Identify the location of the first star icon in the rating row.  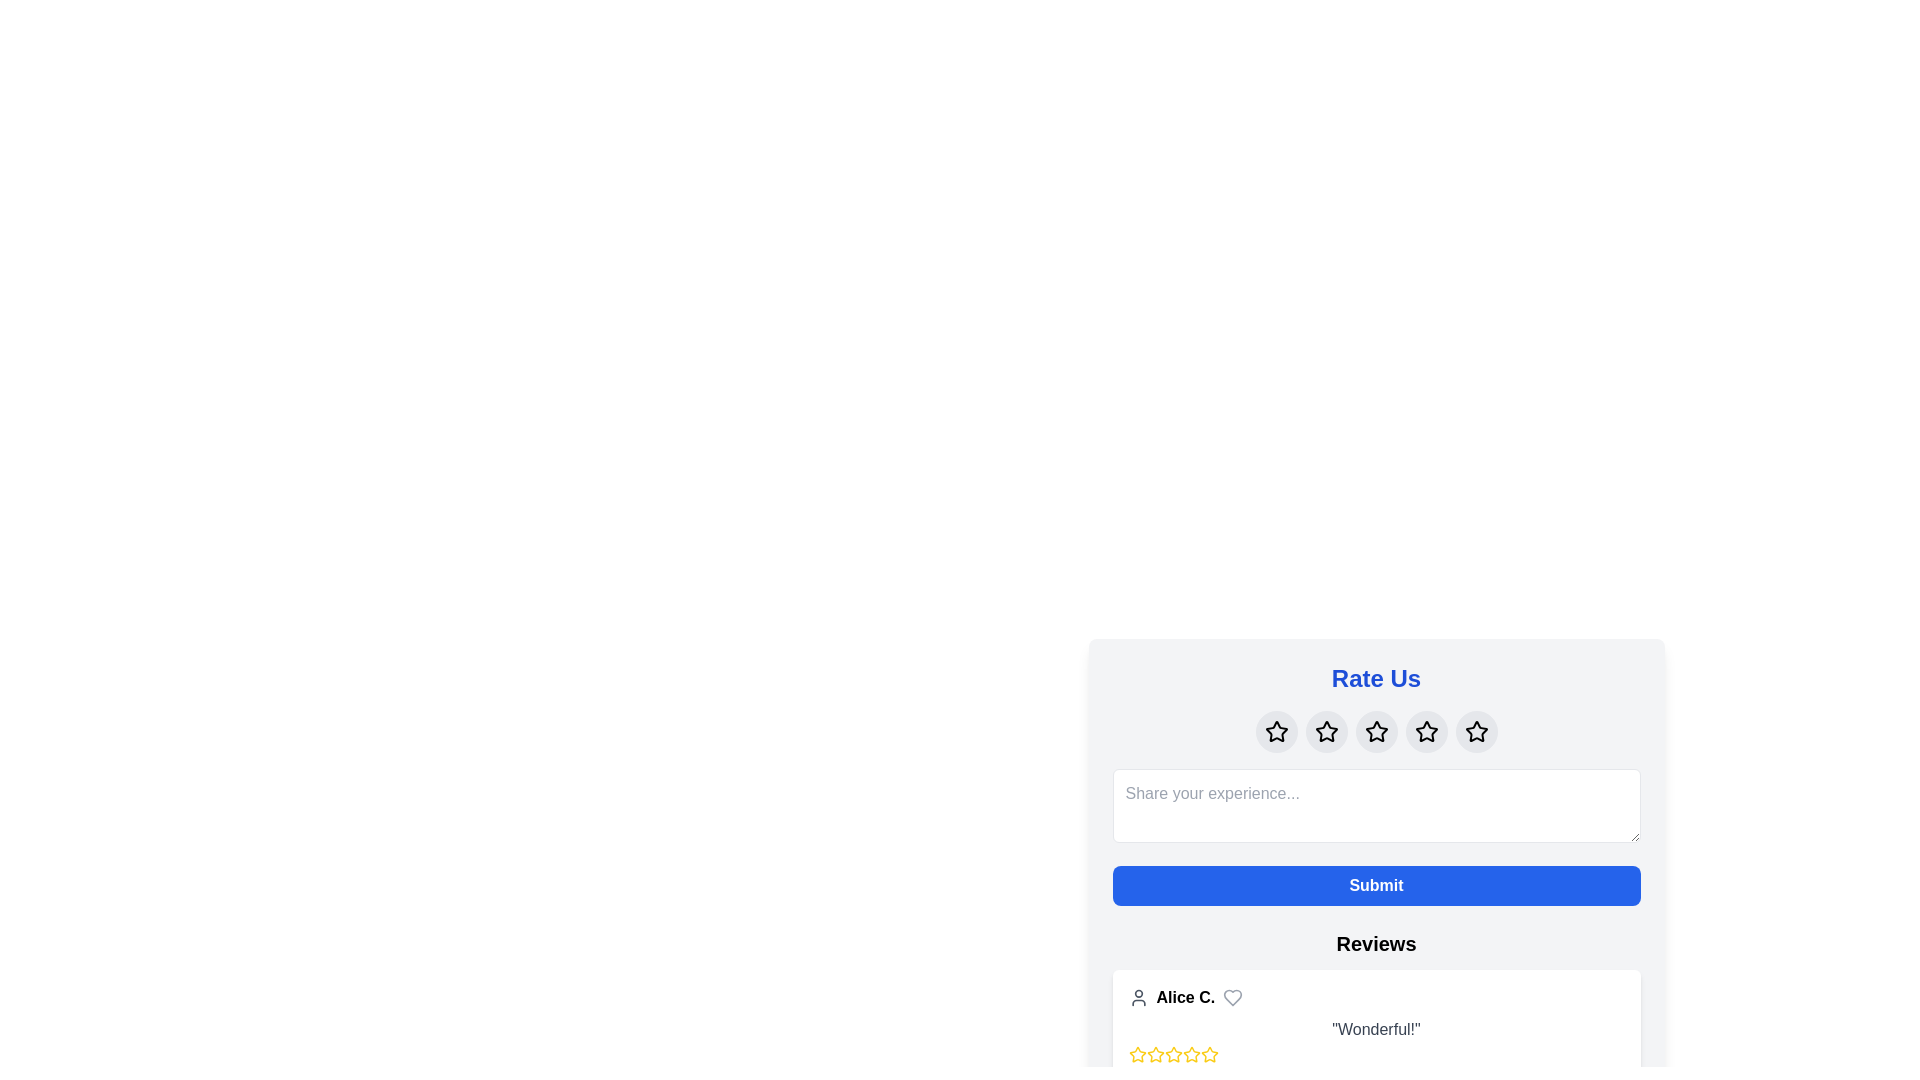
(1137, 1053).